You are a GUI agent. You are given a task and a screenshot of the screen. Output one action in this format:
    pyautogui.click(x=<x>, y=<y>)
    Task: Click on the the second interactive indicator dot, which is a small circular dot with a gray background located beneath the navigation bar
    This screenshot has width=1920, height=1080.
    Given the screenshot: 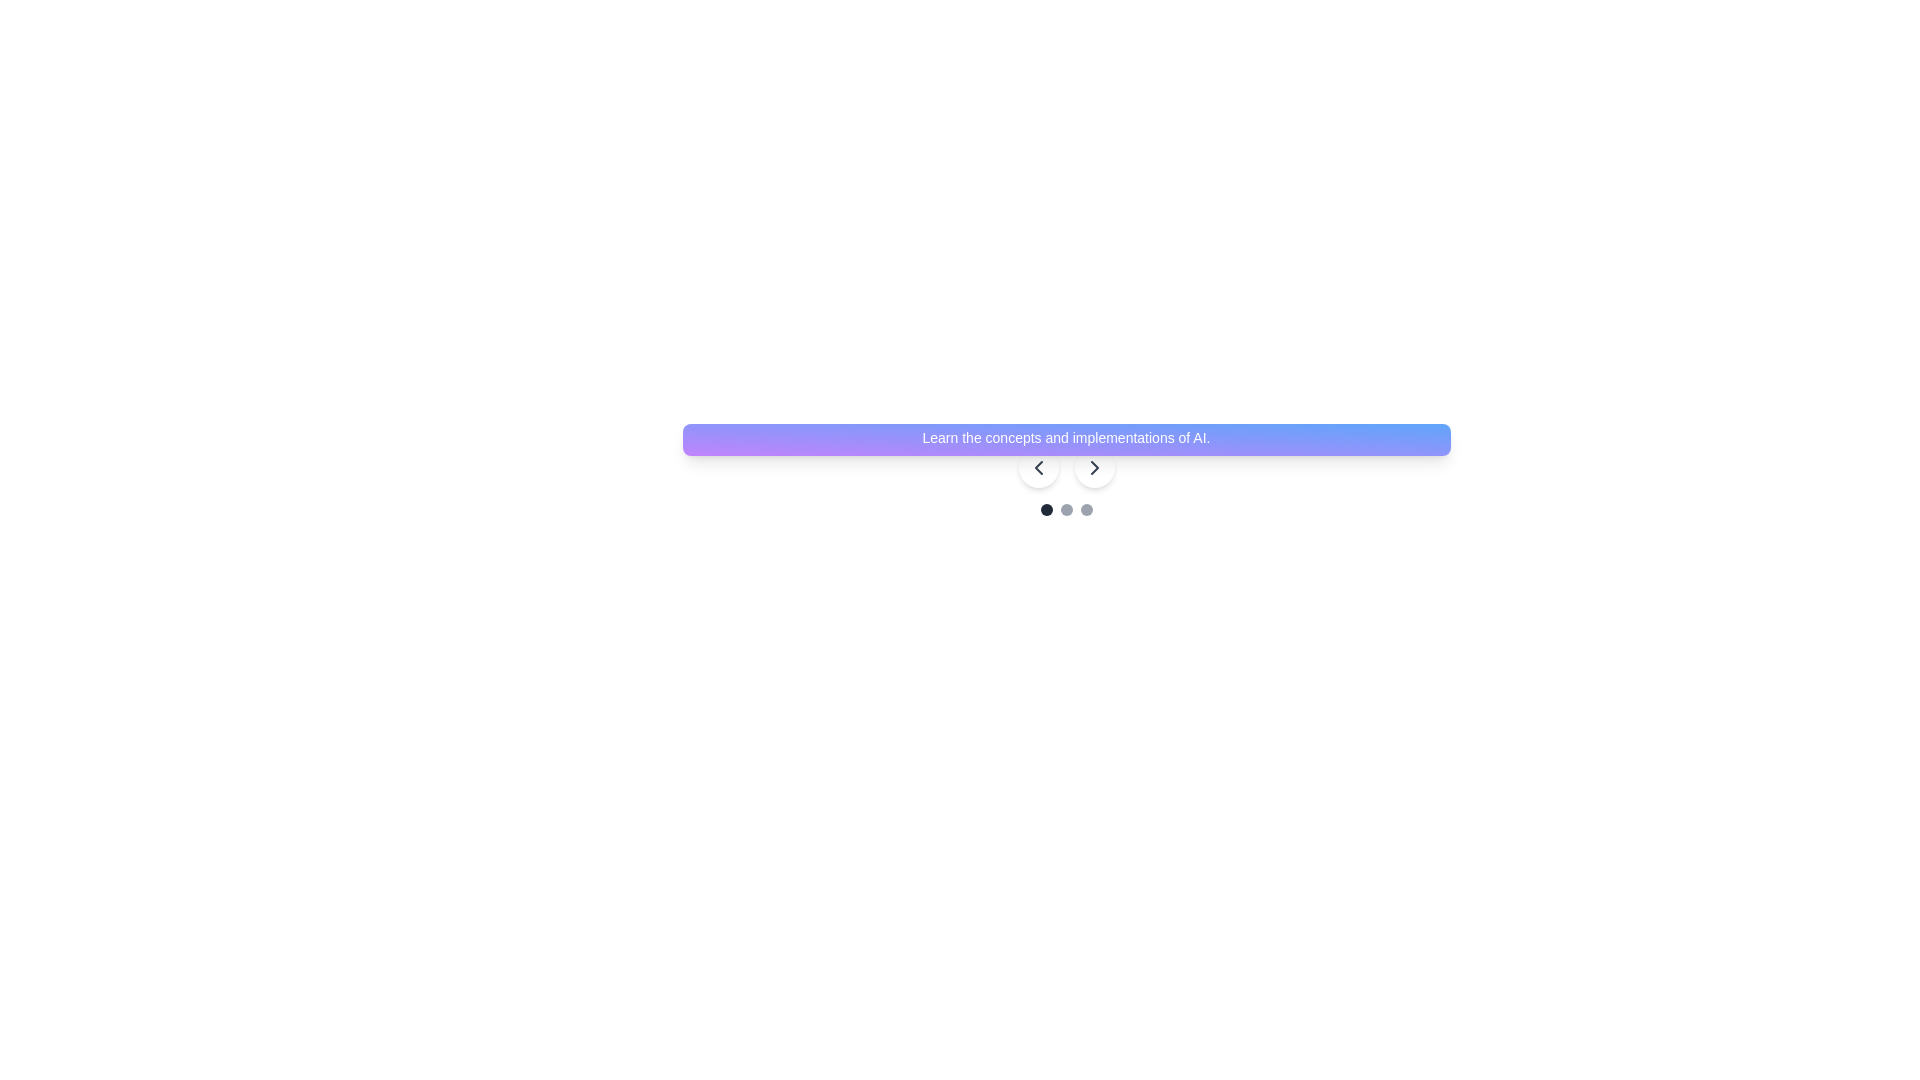 What is the action you would take?
    pyautogui.click(x=1065, y=508)
    